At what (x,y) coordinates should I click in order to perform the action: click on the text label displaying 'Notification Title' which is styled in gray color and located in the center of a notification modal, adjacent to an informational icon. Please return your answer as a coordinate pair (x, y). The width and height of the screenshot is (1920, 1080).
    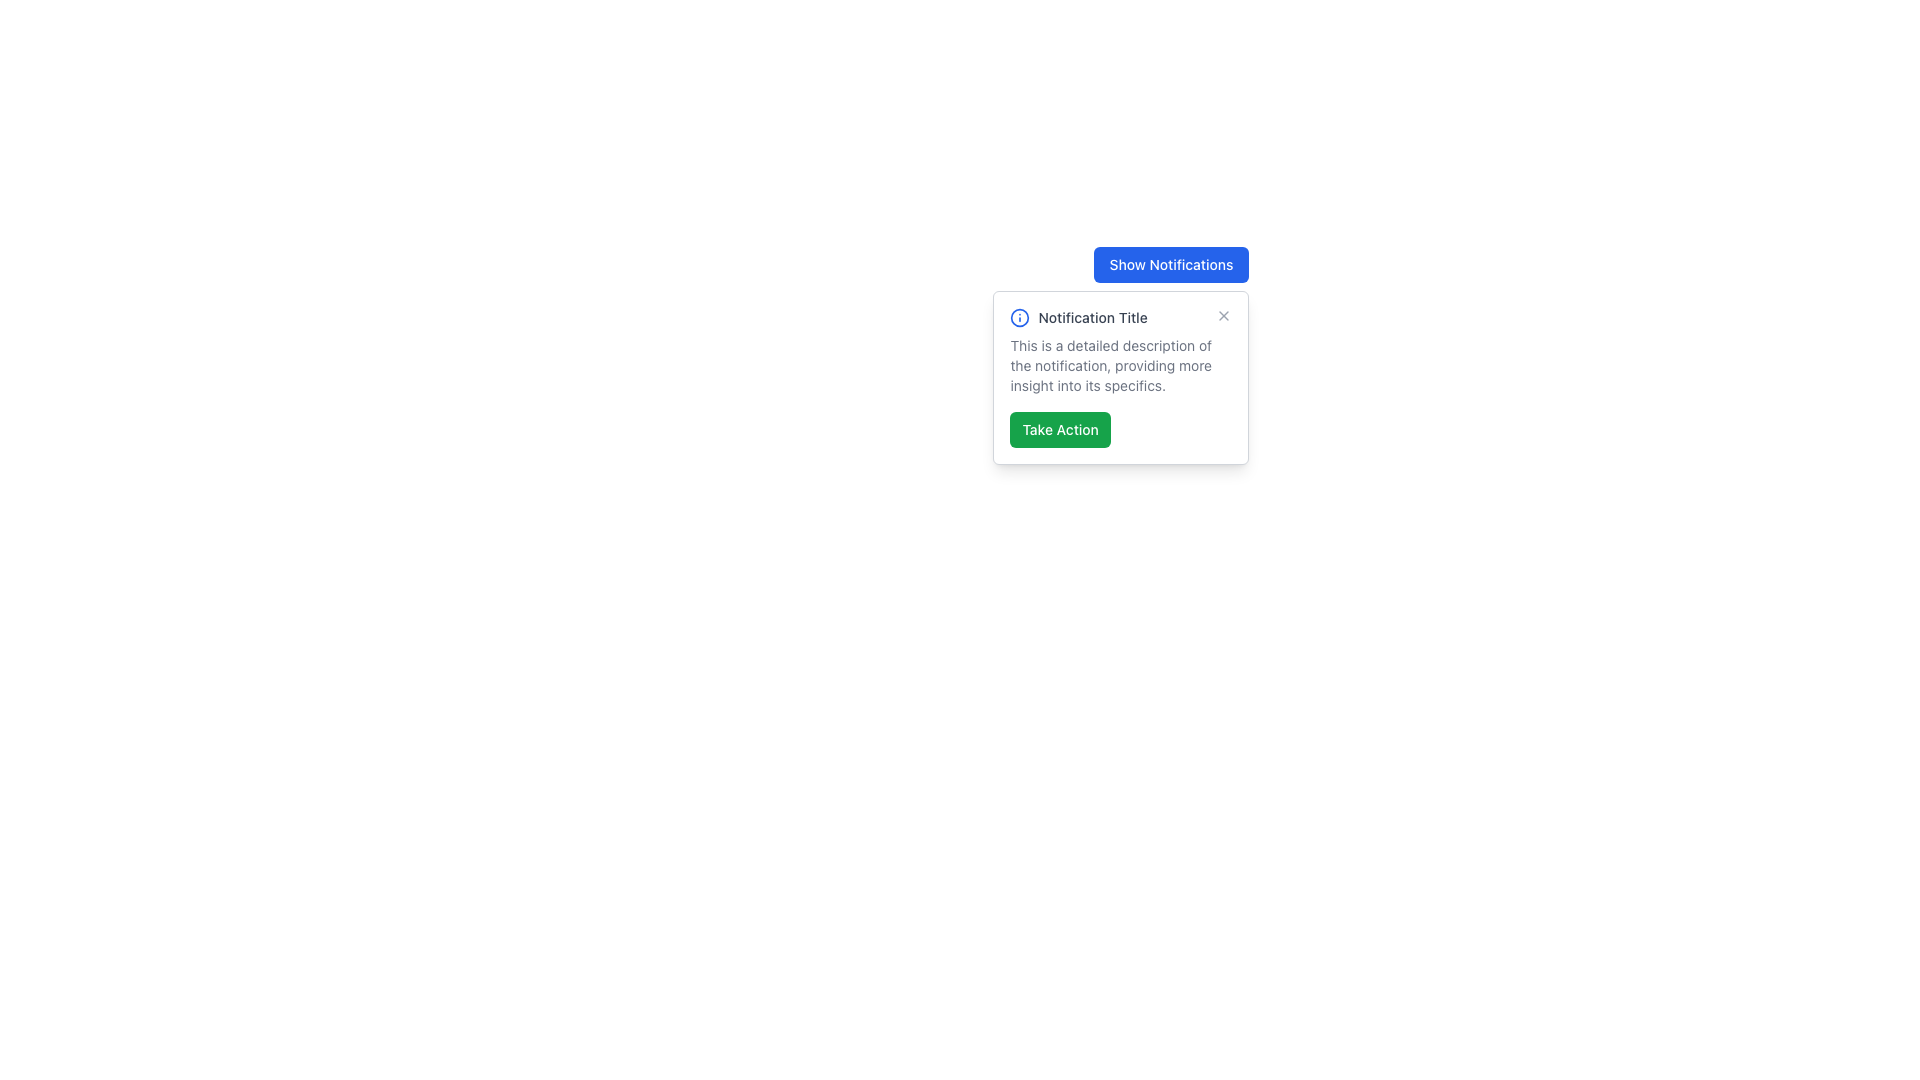
    Looking at the image, I should click on (1092, 316).